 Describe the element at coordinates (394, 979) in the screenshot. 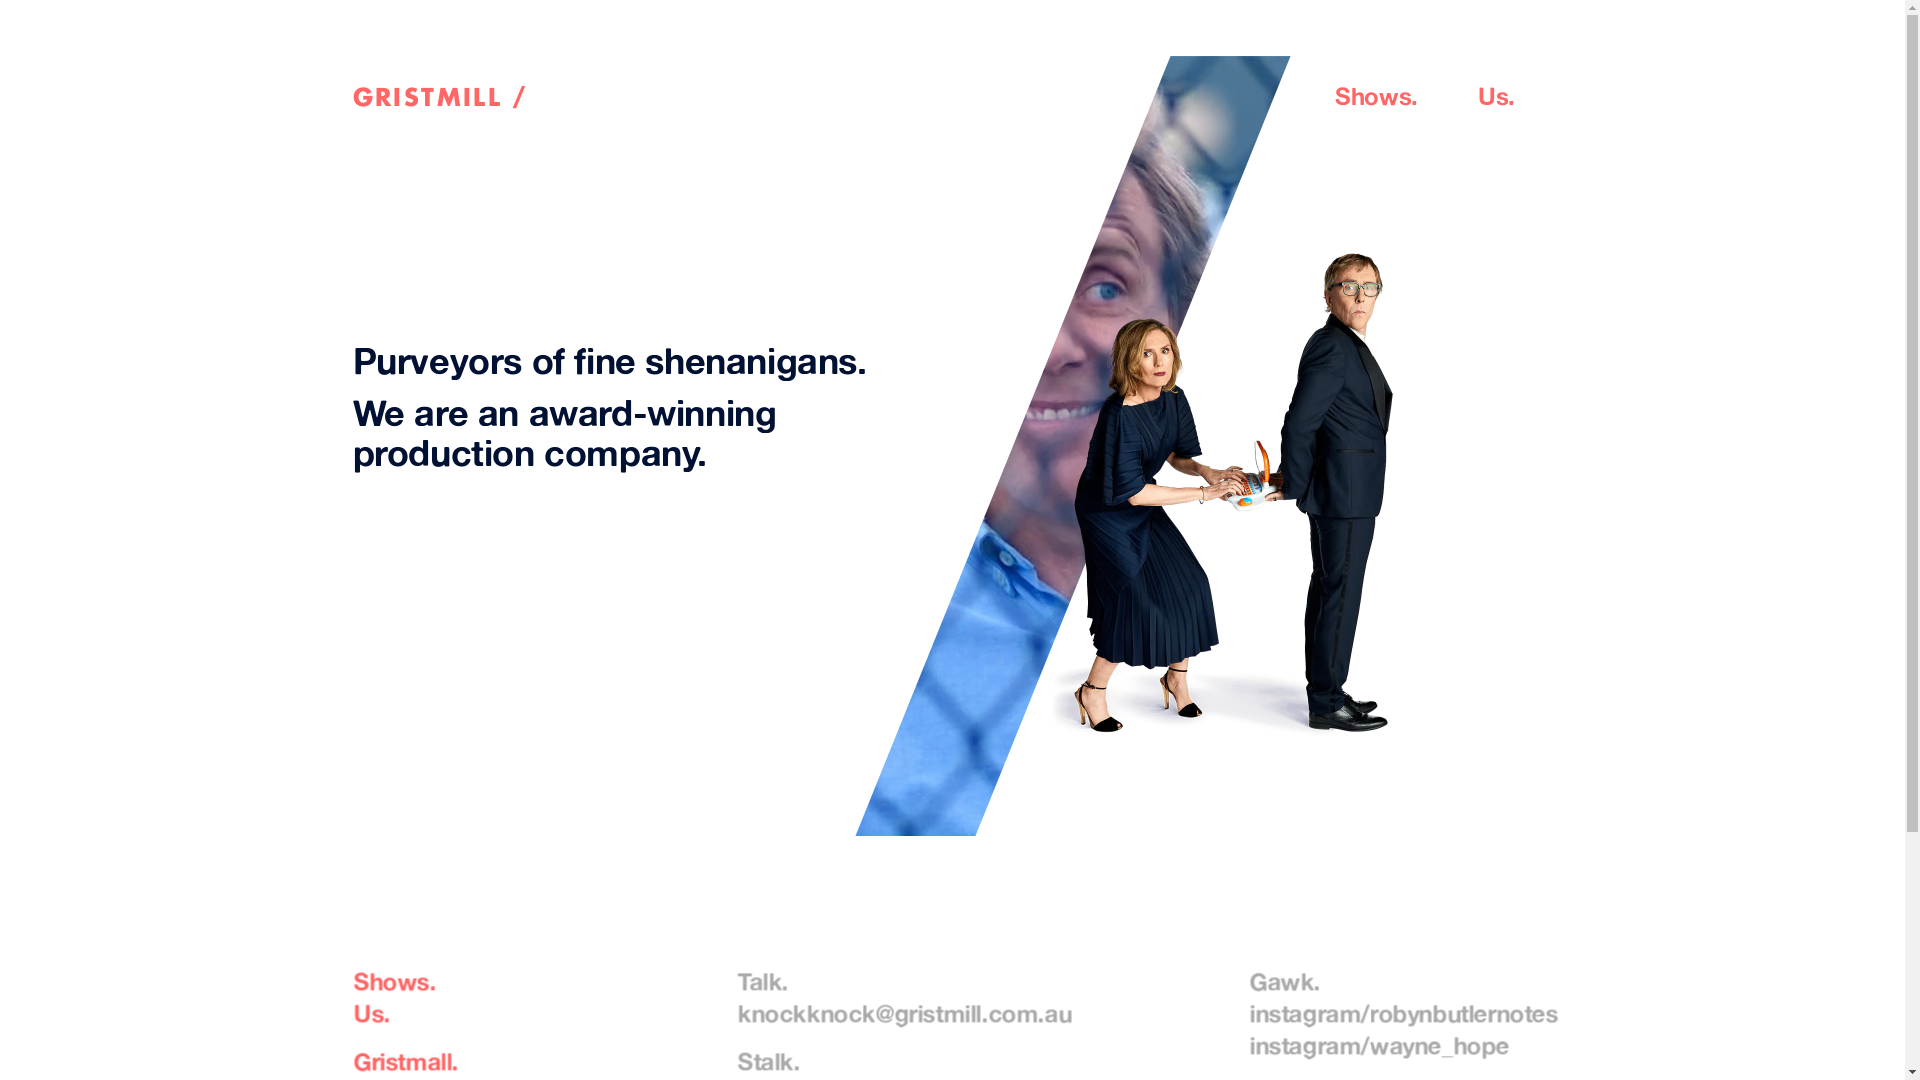

I see `'Shows.'` at that location.